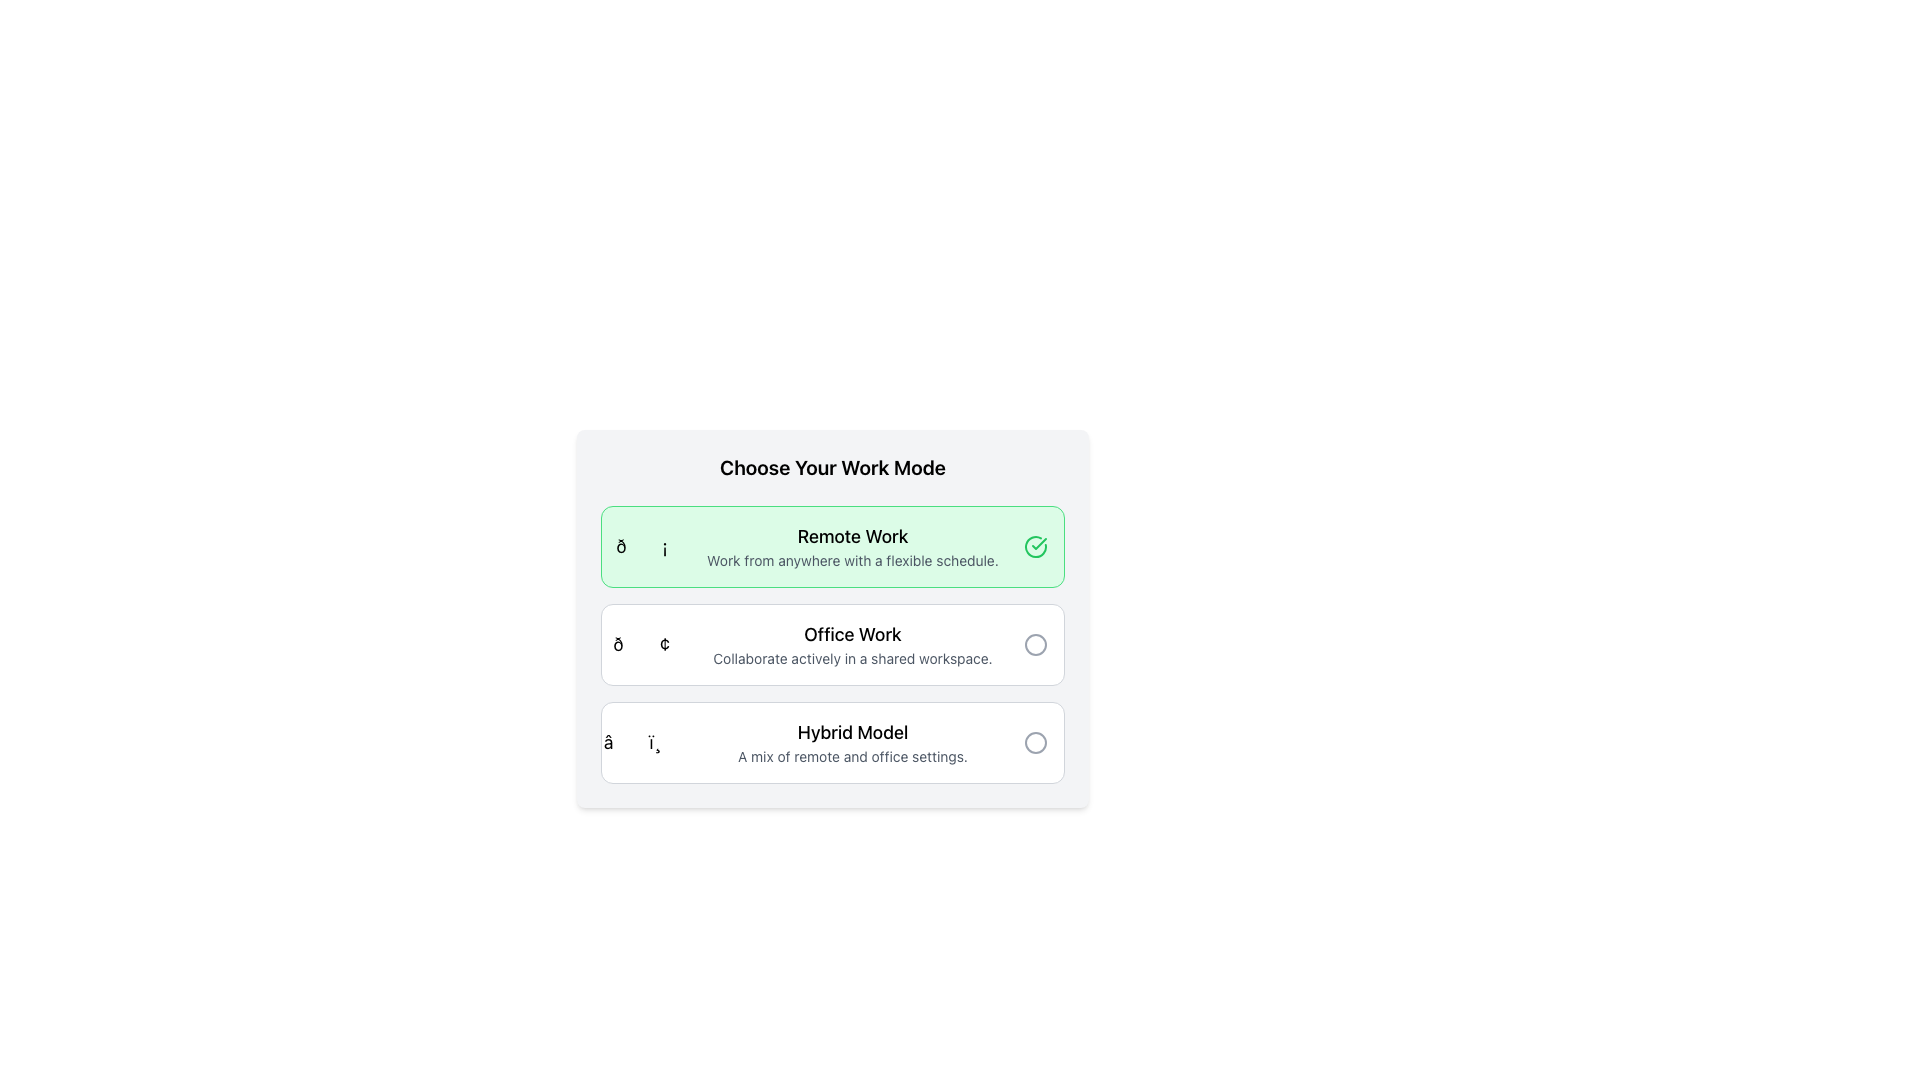 This screenshot has height=1080, width=1920. What do you see at coordinates (853, 743) in the screenshot?
I see `text element displaying information about the 'Hybrid Model' option, which is located below the 'Office Work' option in the vertical list of work modes` at bounding box center [853, 743].